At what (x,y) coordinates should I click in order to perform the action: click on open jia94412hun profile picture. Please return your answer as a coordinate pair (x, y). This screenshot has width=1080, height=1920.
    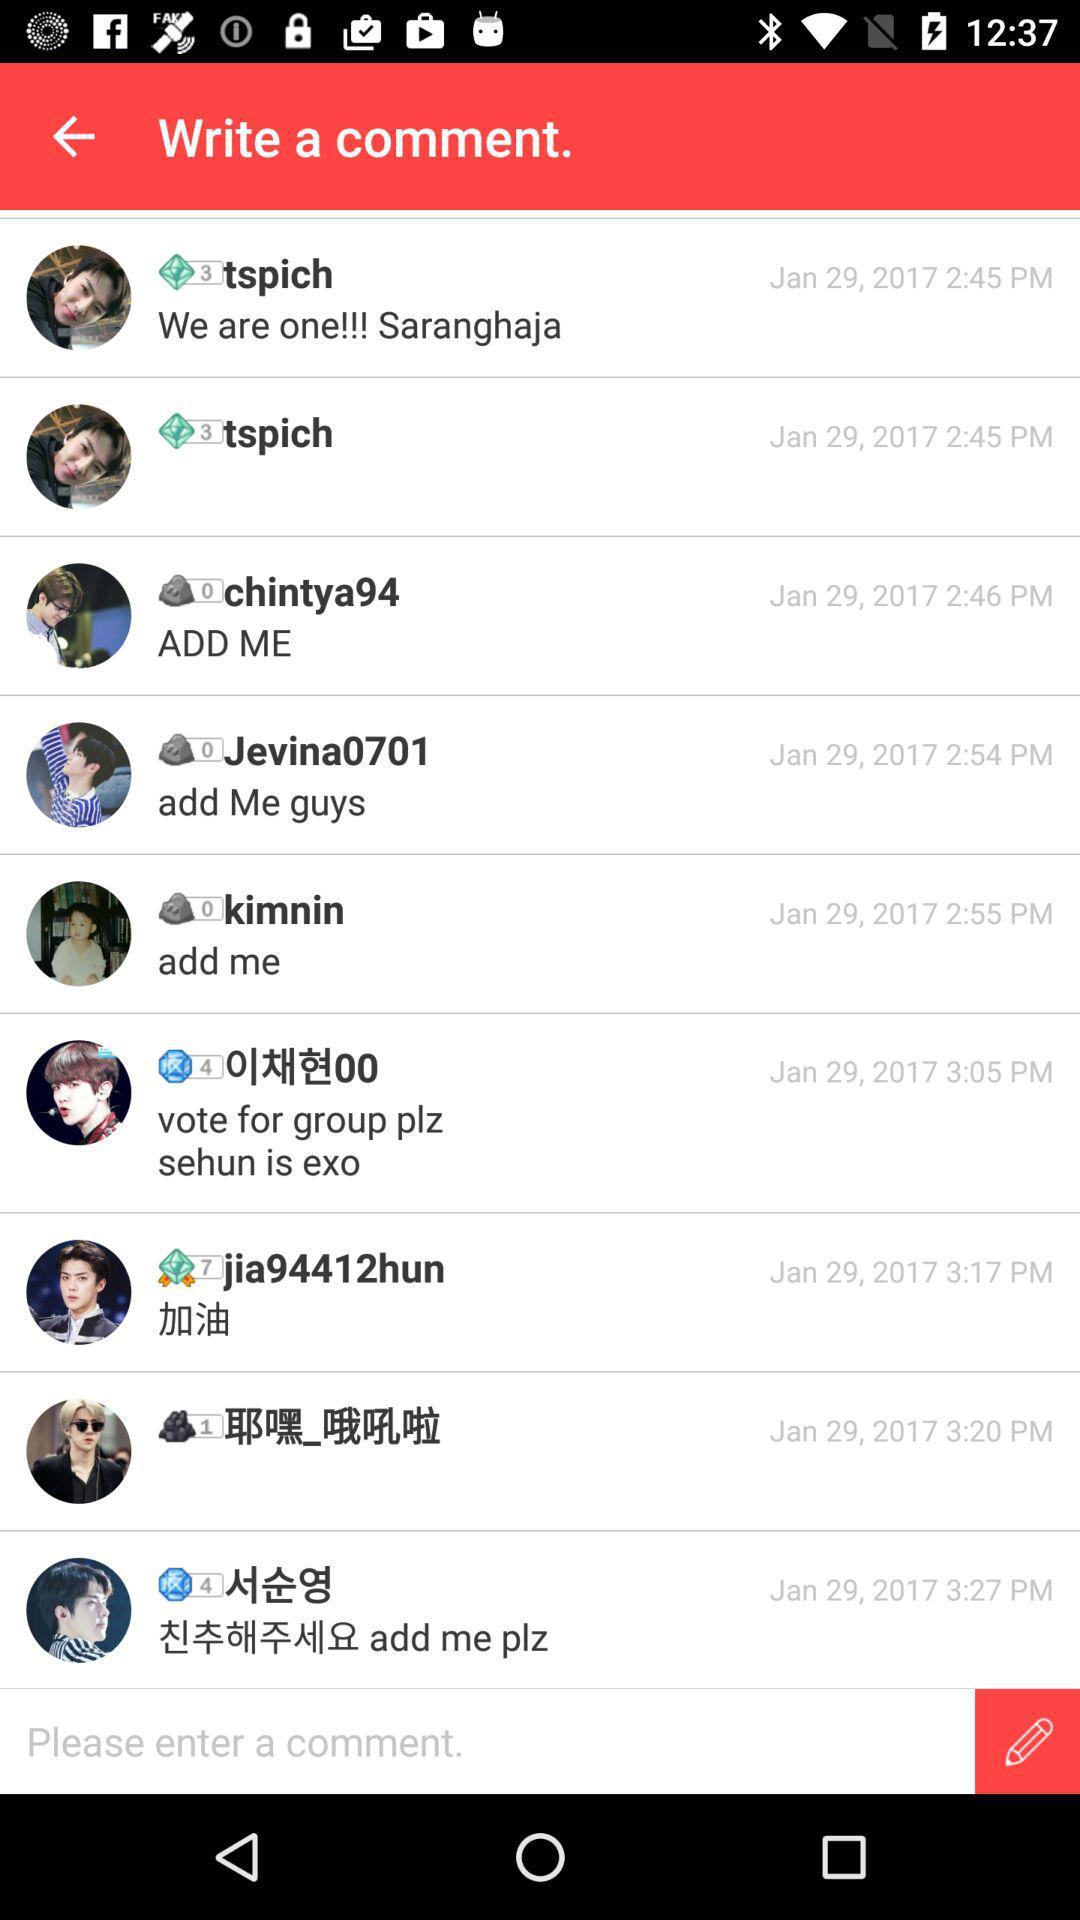
    Looking at the image, I should click on (77, 1292).